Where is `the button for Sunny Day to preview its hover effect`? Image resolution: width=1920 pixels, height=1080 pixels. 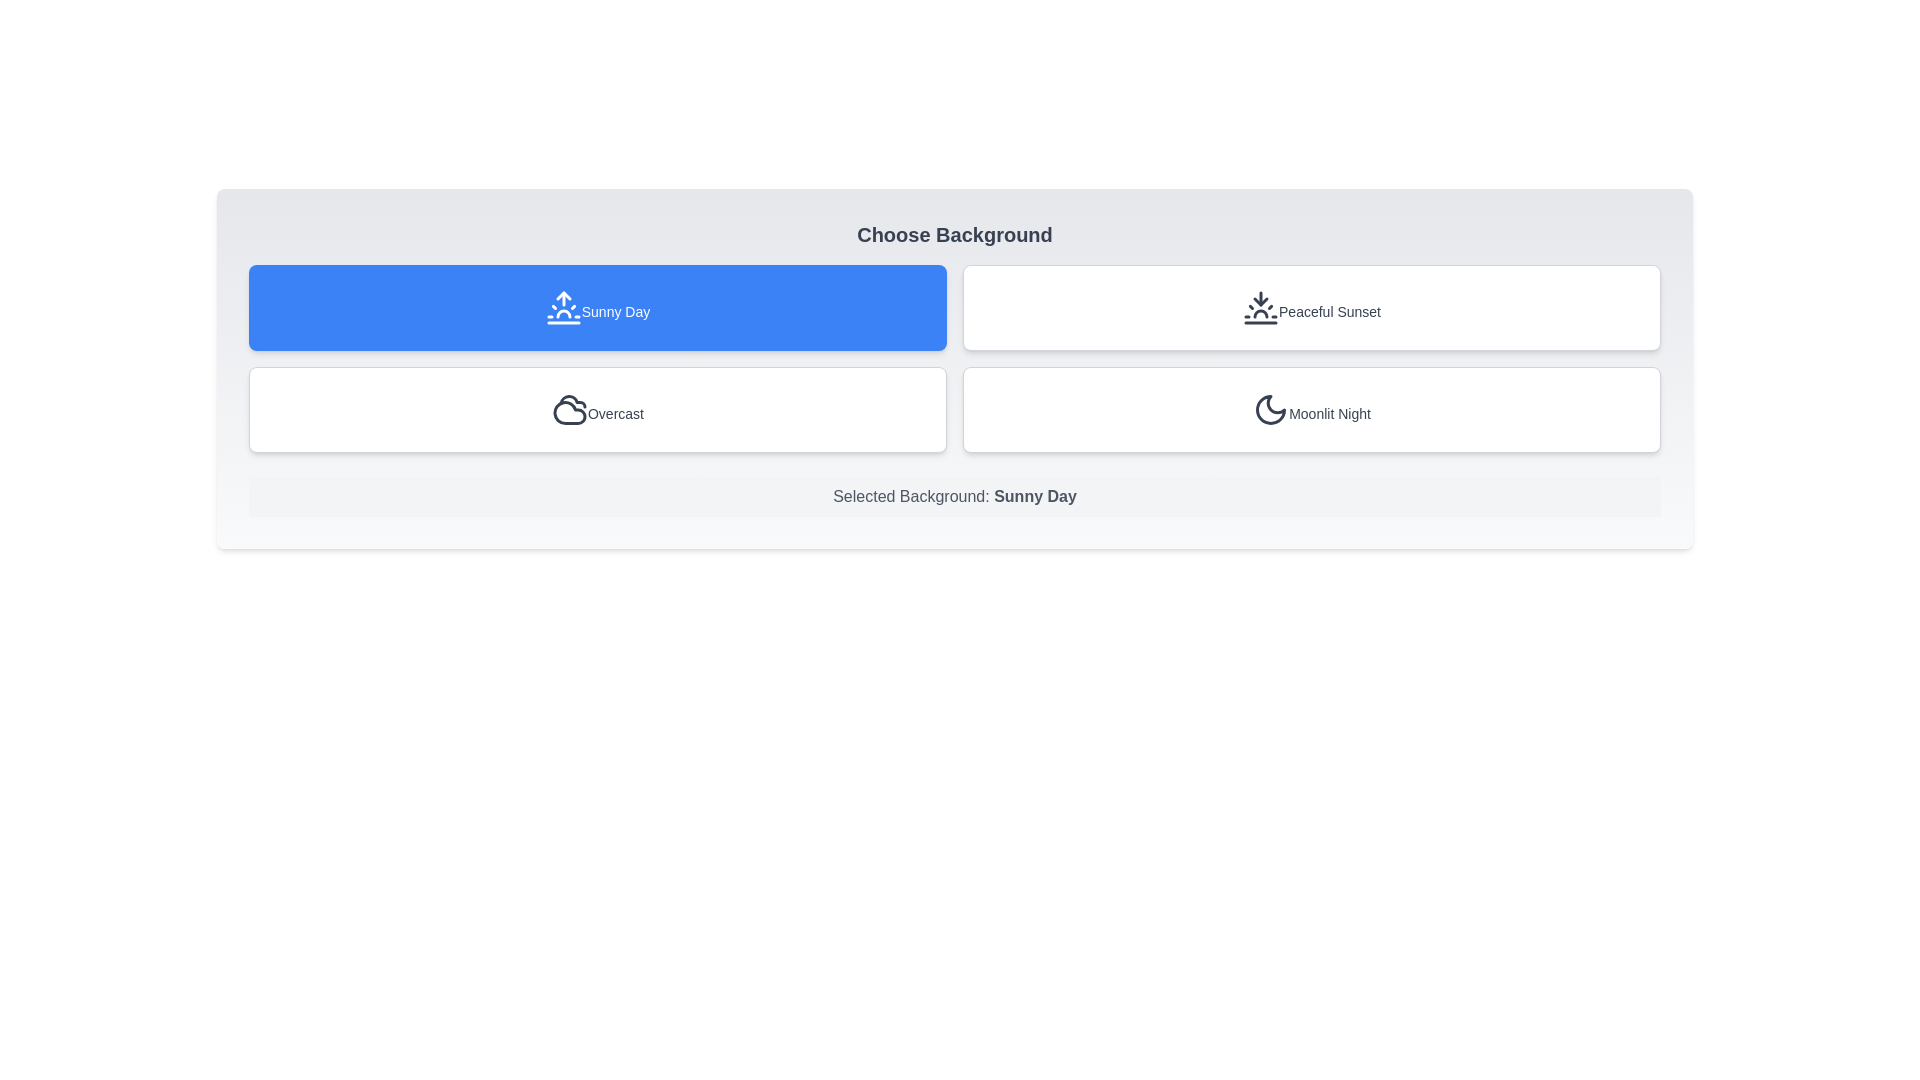
the button for Sunny Day to preview its hover effect is located at coordinates (597, 308).